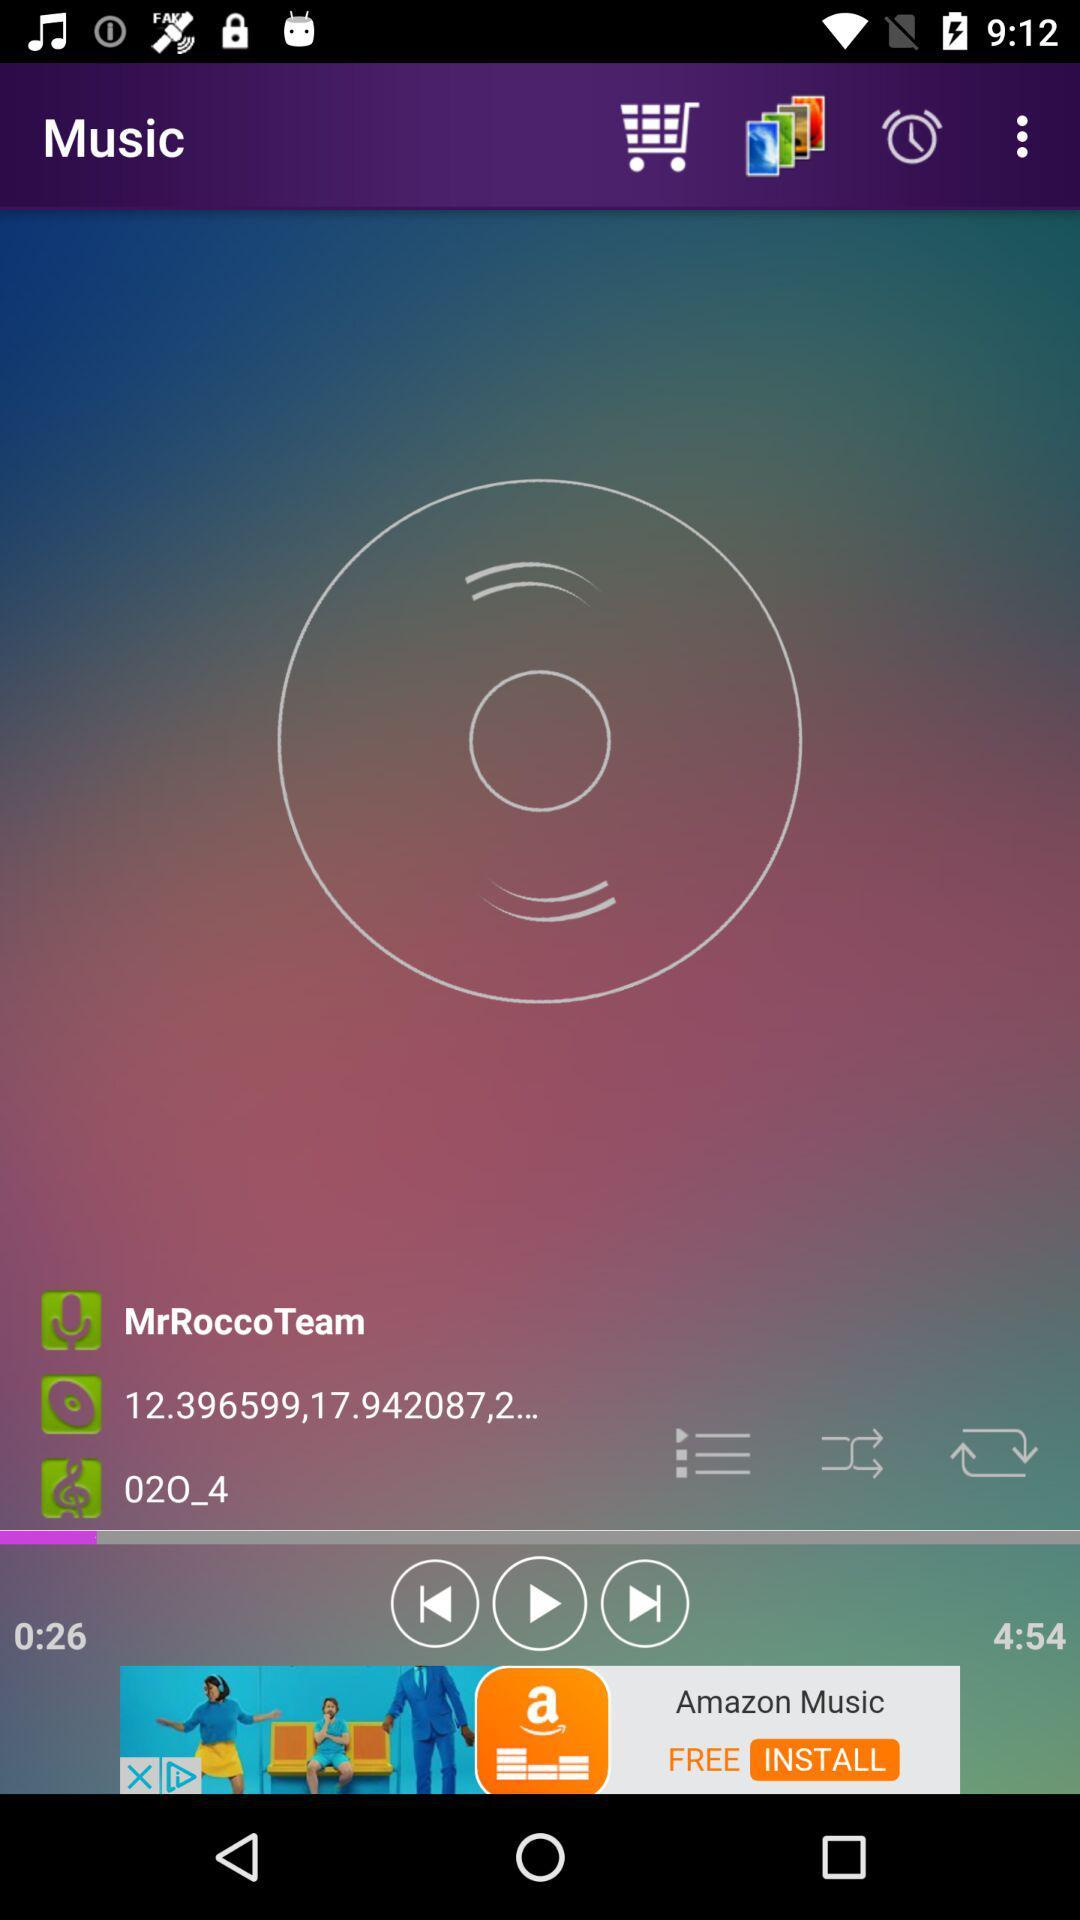 The image size is (1080, 1920). I want to click on repeat, so click(994, 1453).